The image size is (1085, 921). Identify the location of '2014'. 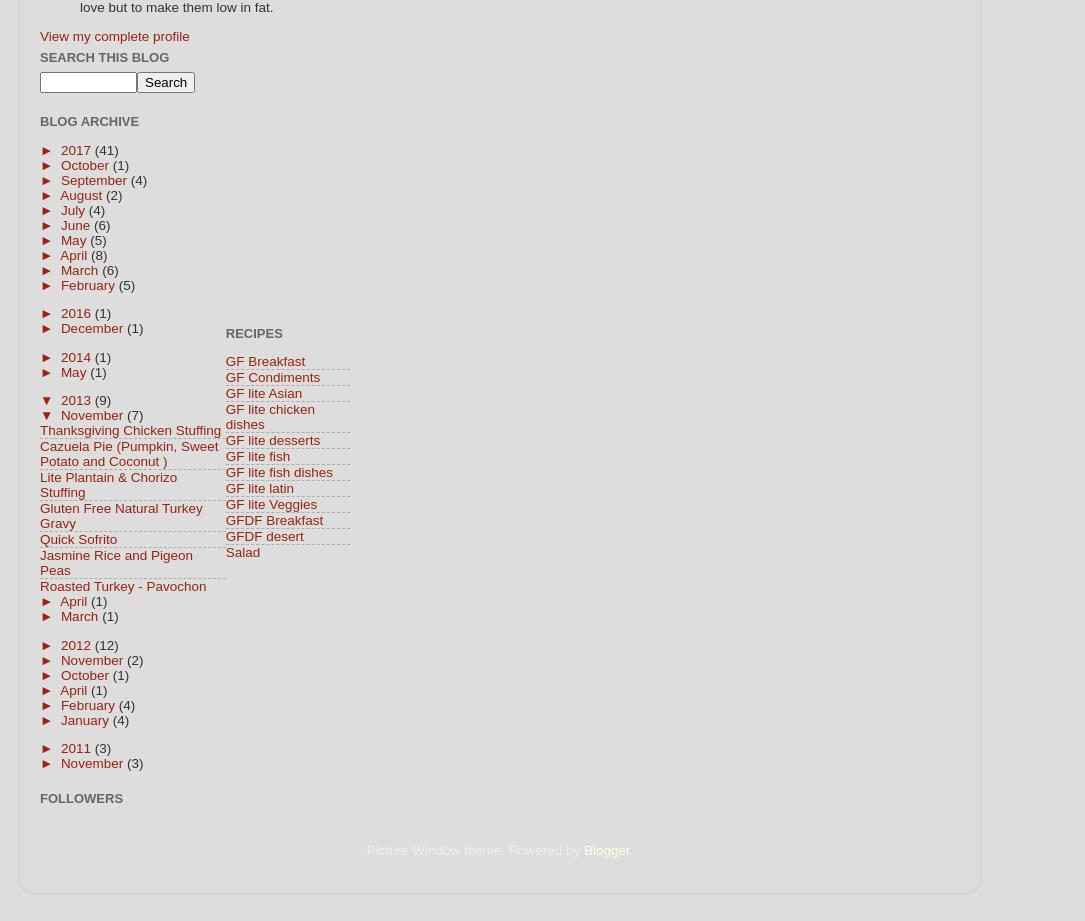
(77, 356).